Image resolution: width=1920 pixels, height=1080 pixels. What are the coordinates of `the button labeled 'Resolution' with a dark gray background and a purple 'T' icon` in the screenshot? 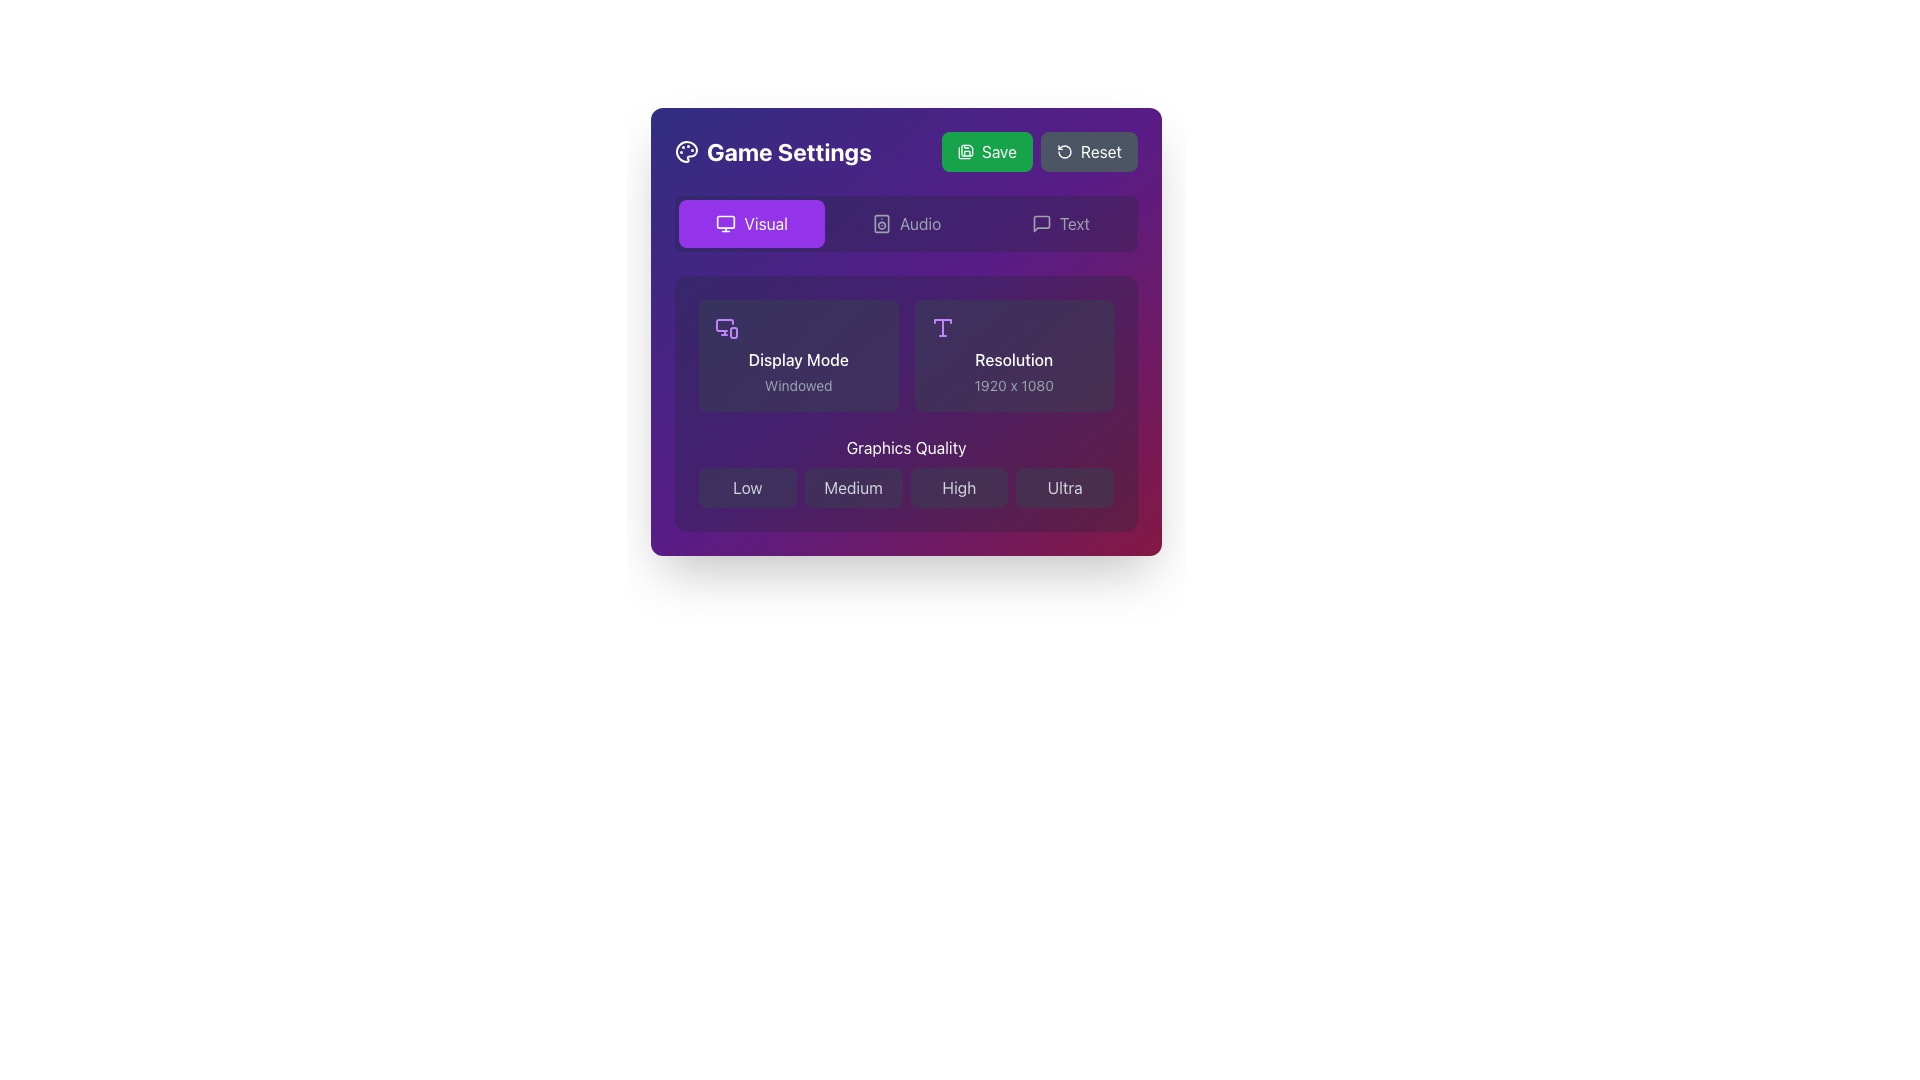 It's located at (1014, 354).